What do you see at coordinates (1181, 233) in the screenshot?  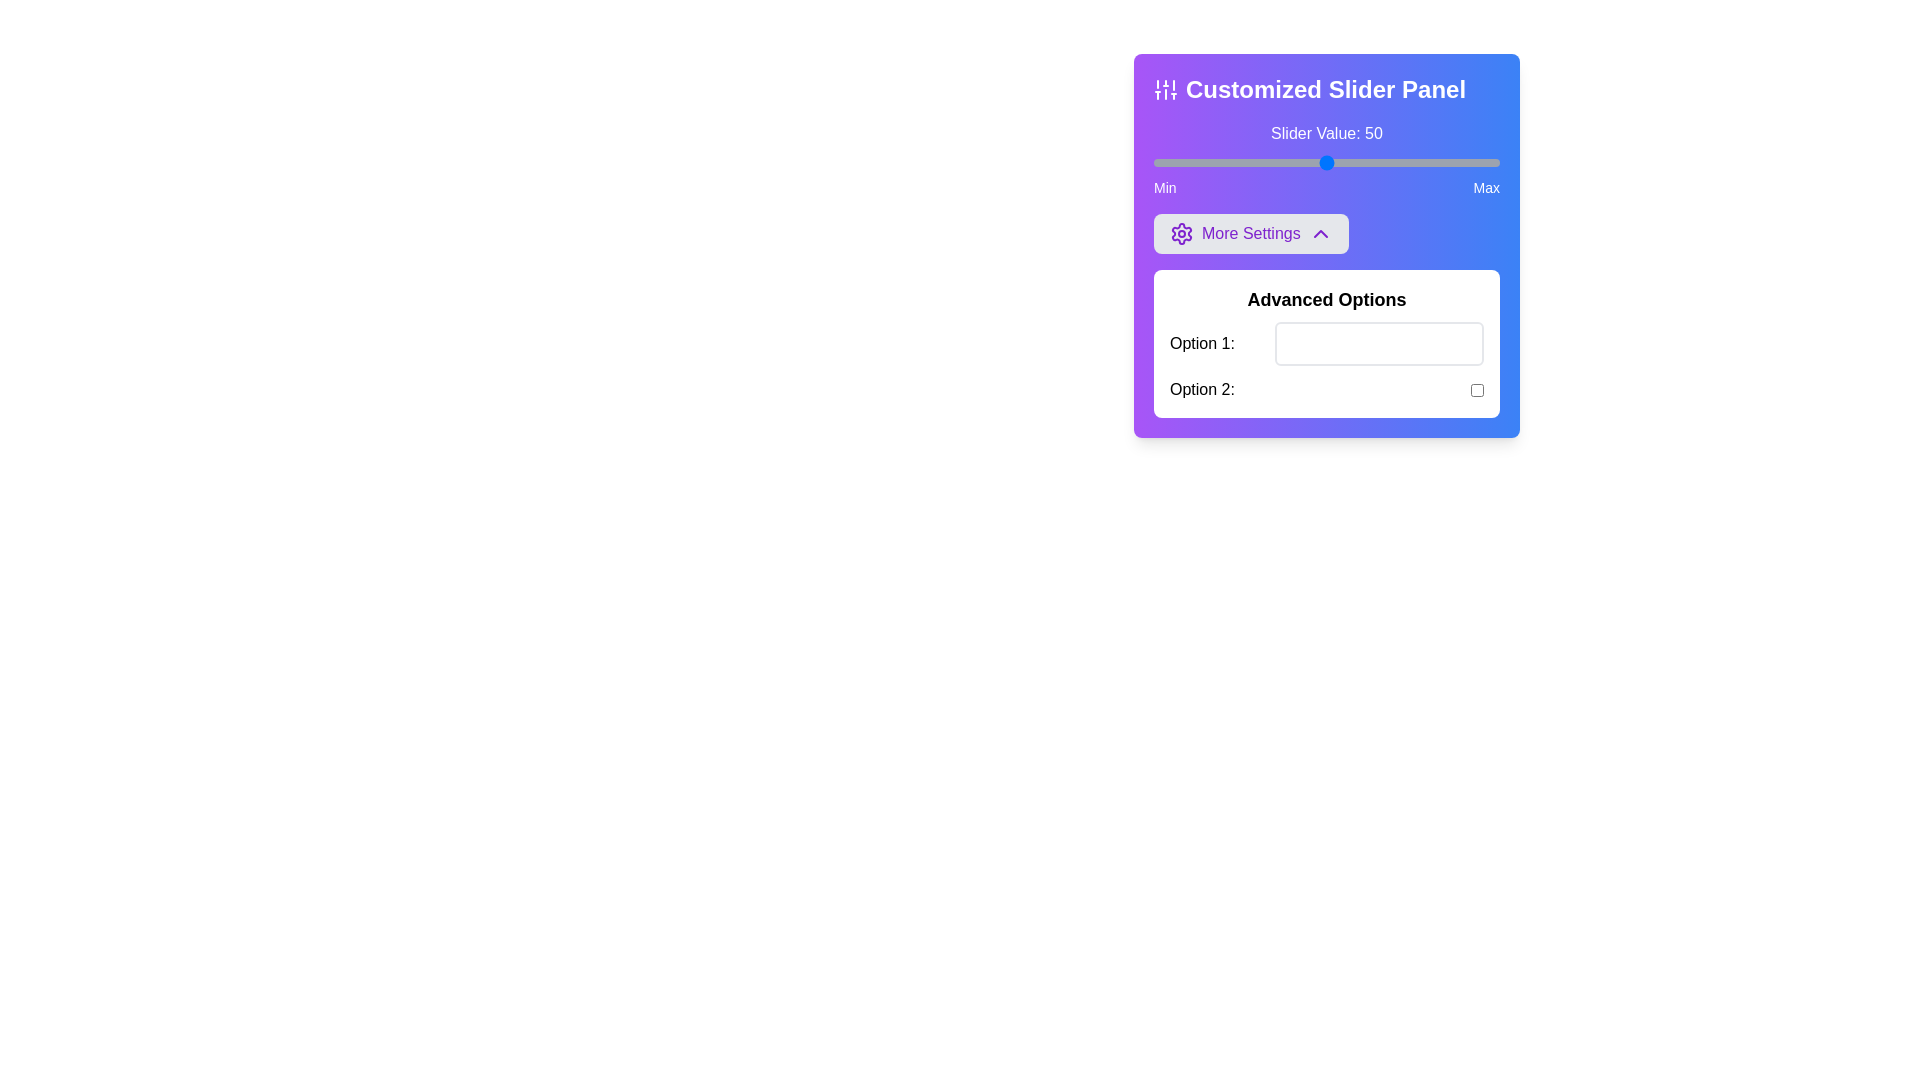 I see `the settings icon located to the left of the 'More Settings' button within the control panel` at bounding box center [1181, 233].